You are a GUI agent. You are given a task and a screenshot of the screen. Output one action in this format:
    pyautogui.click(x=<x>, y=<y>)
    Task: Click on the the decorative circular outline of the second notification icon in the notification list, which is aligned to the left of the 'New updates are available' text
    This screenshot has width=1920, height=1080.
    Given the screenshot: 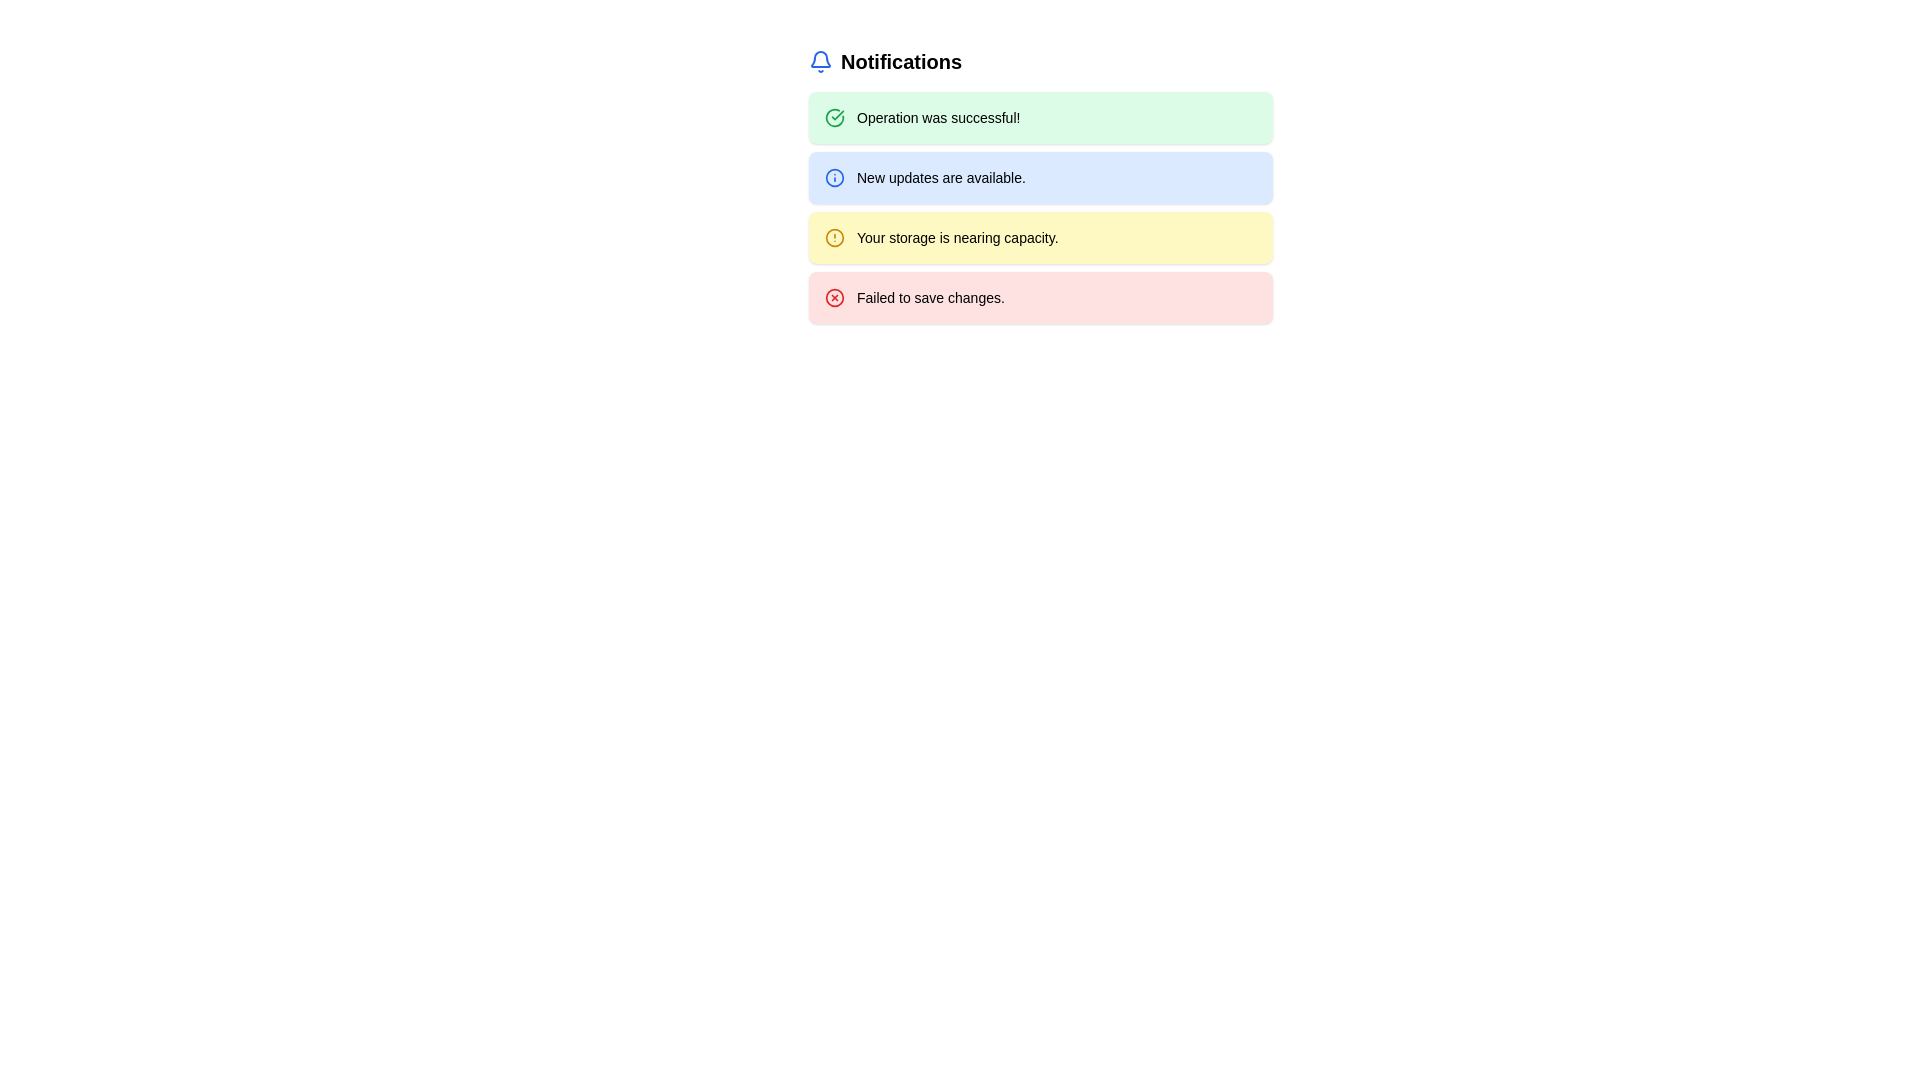 What is the action you would take?
    pyautogui.click(x=835, y=176)
    